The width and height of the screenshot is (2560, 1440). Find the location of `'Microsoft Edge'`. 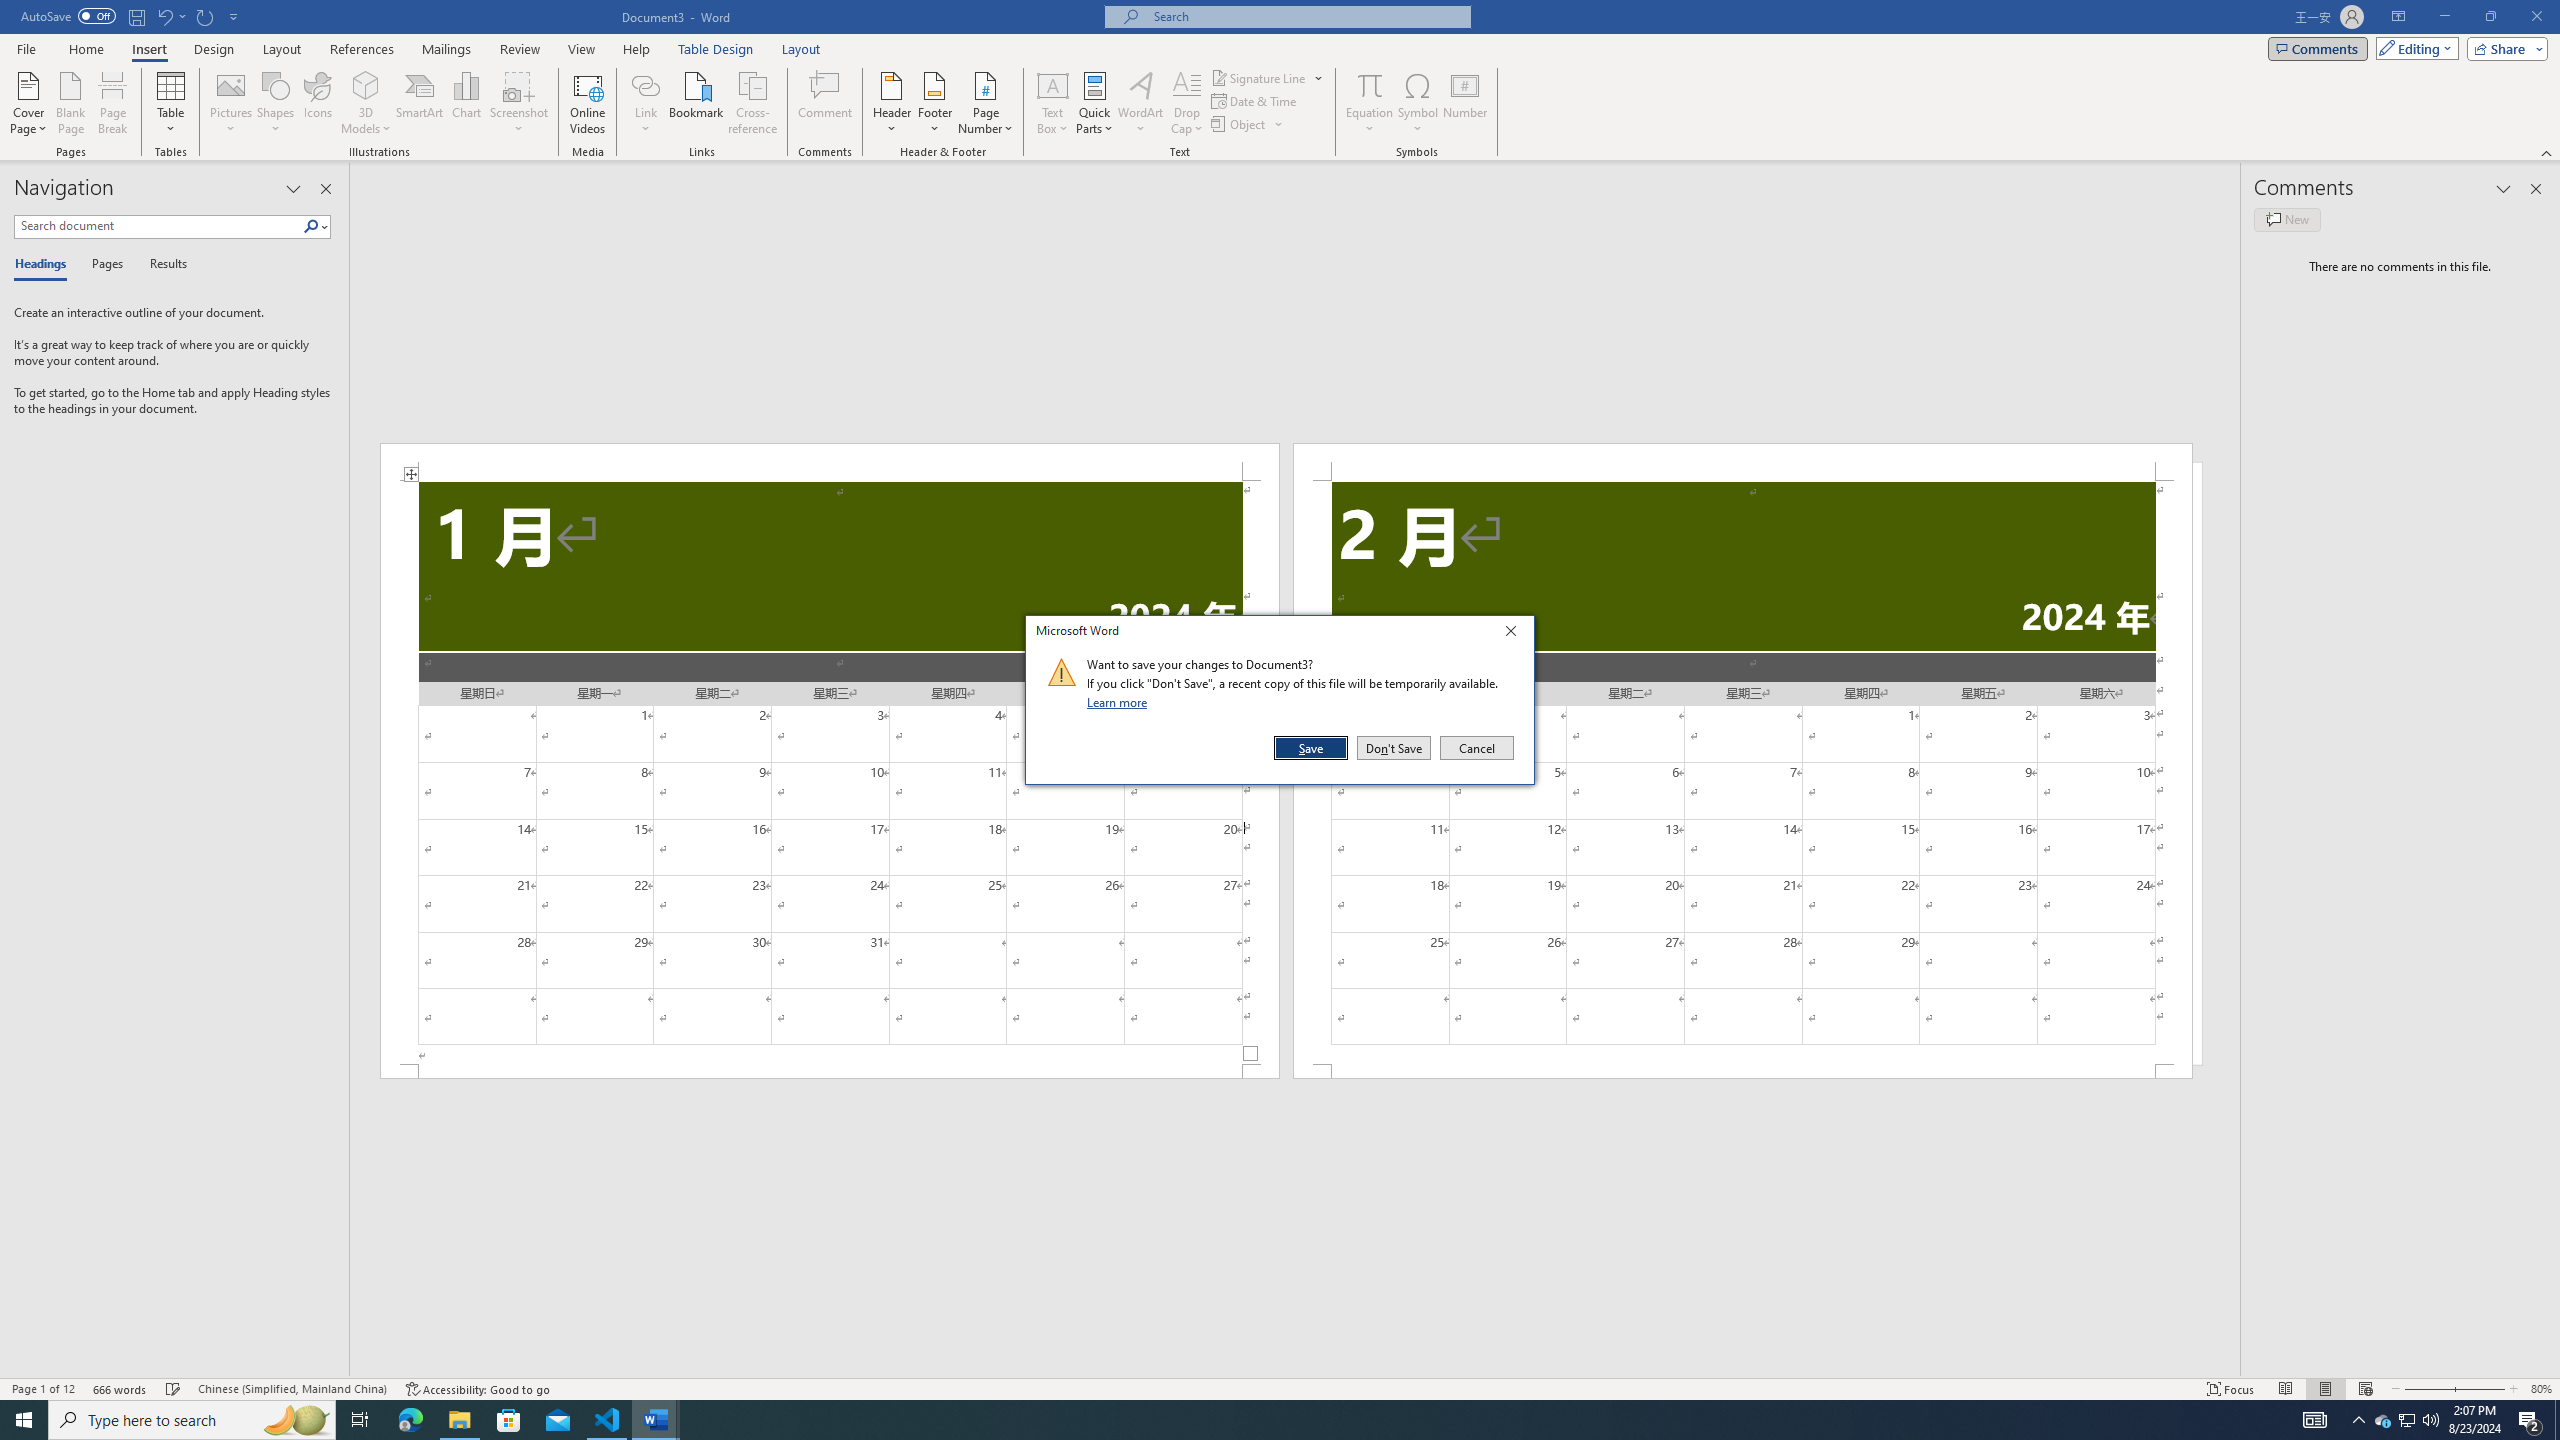

'Microsoft Edge' is located at coordinates (409, 1418).